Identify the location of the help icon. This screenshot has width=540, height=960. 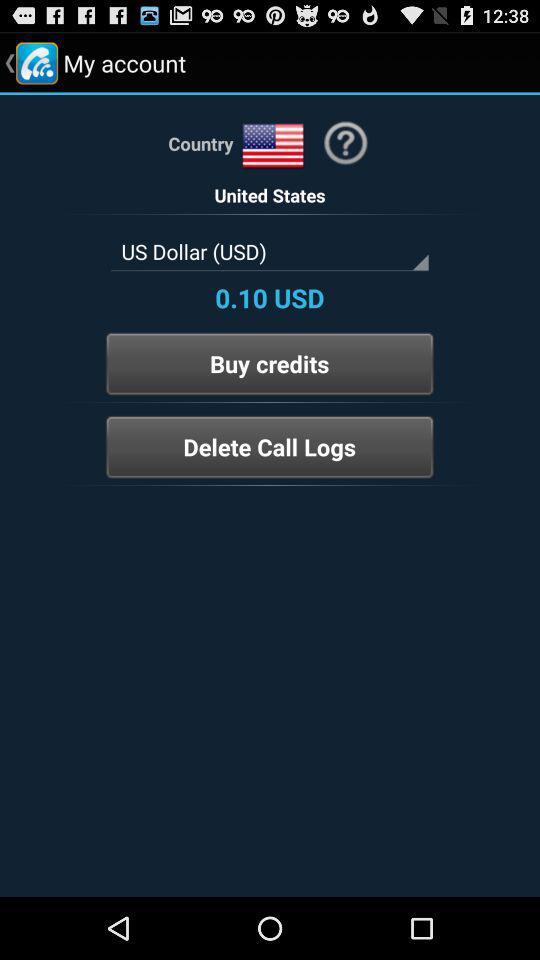
(344, 152).